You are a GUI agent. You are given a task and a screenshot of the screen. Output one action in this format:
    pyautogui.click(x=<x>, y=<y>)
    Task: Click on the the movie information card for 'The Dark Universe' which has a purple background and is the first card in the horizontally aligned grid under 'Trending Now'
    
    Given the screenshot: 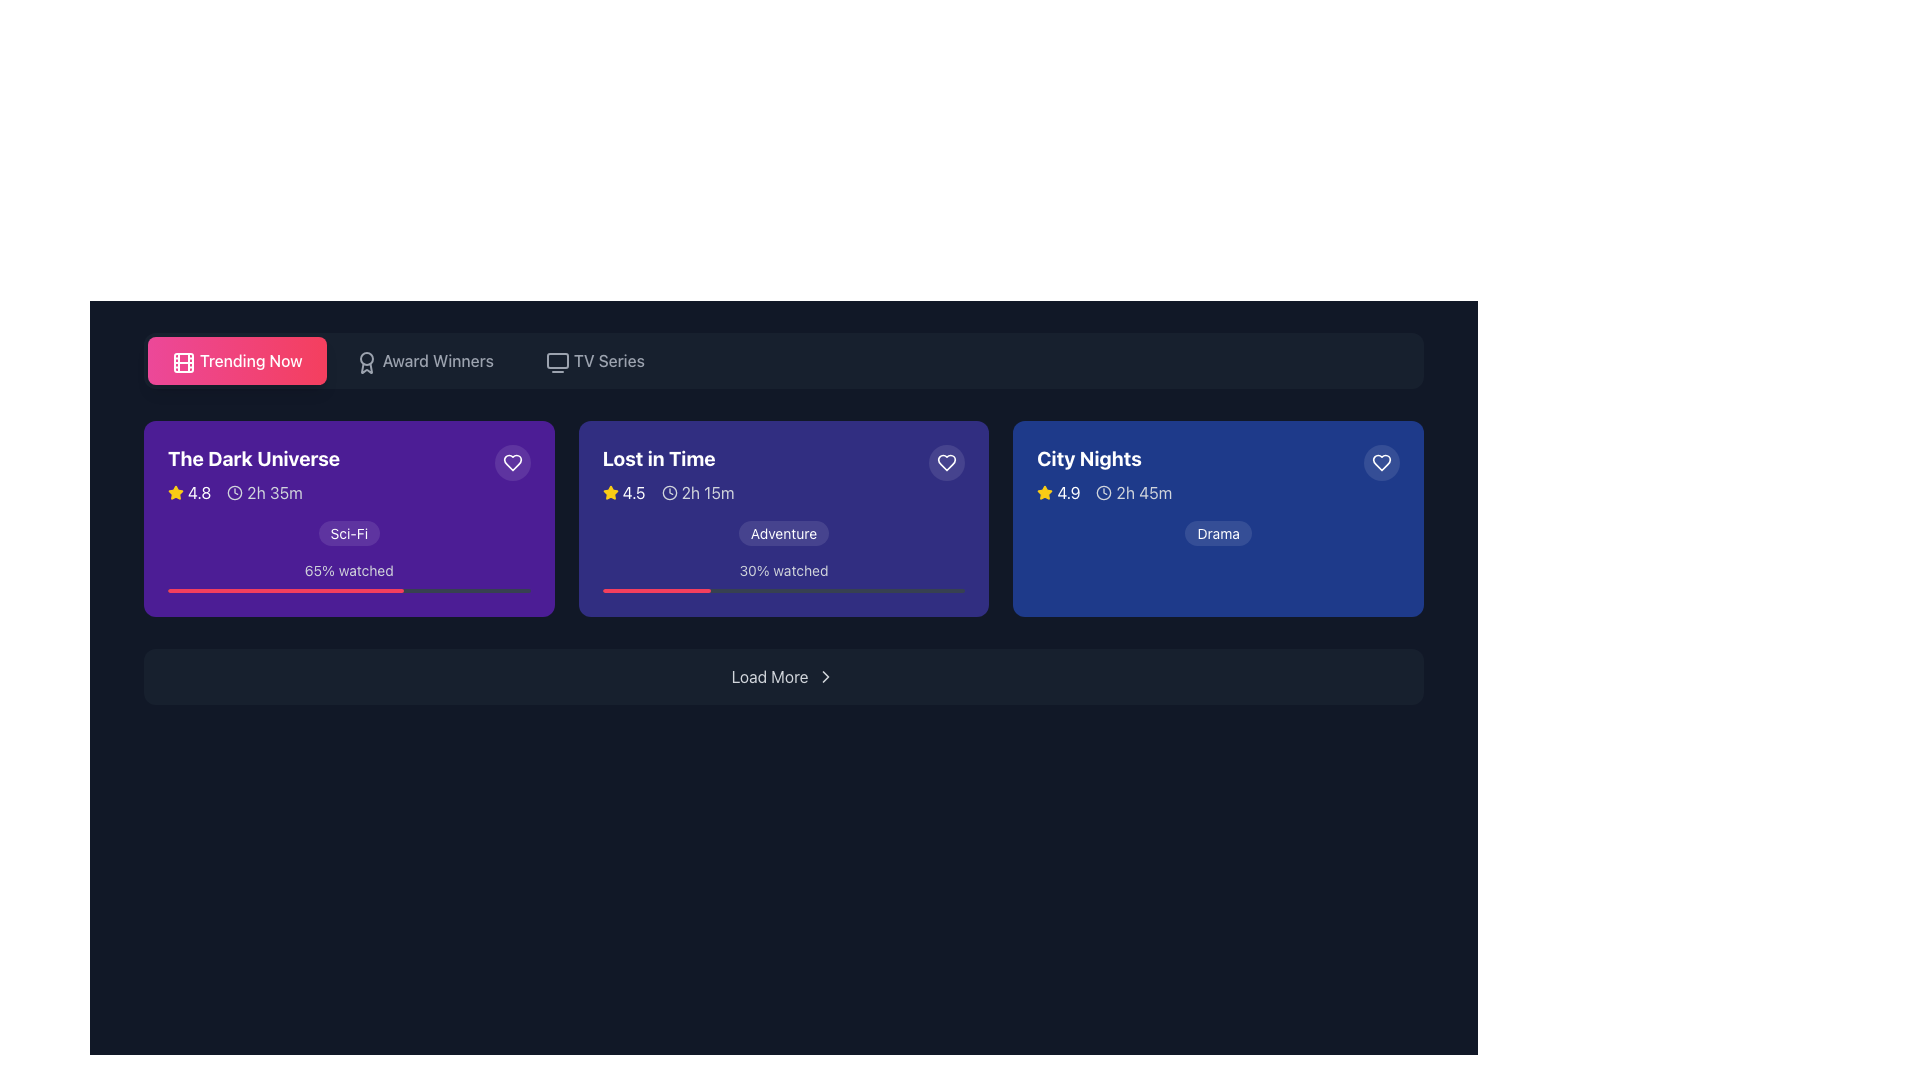 What is the action you would take?
    pyautogui.click(x=349, y=494)
    